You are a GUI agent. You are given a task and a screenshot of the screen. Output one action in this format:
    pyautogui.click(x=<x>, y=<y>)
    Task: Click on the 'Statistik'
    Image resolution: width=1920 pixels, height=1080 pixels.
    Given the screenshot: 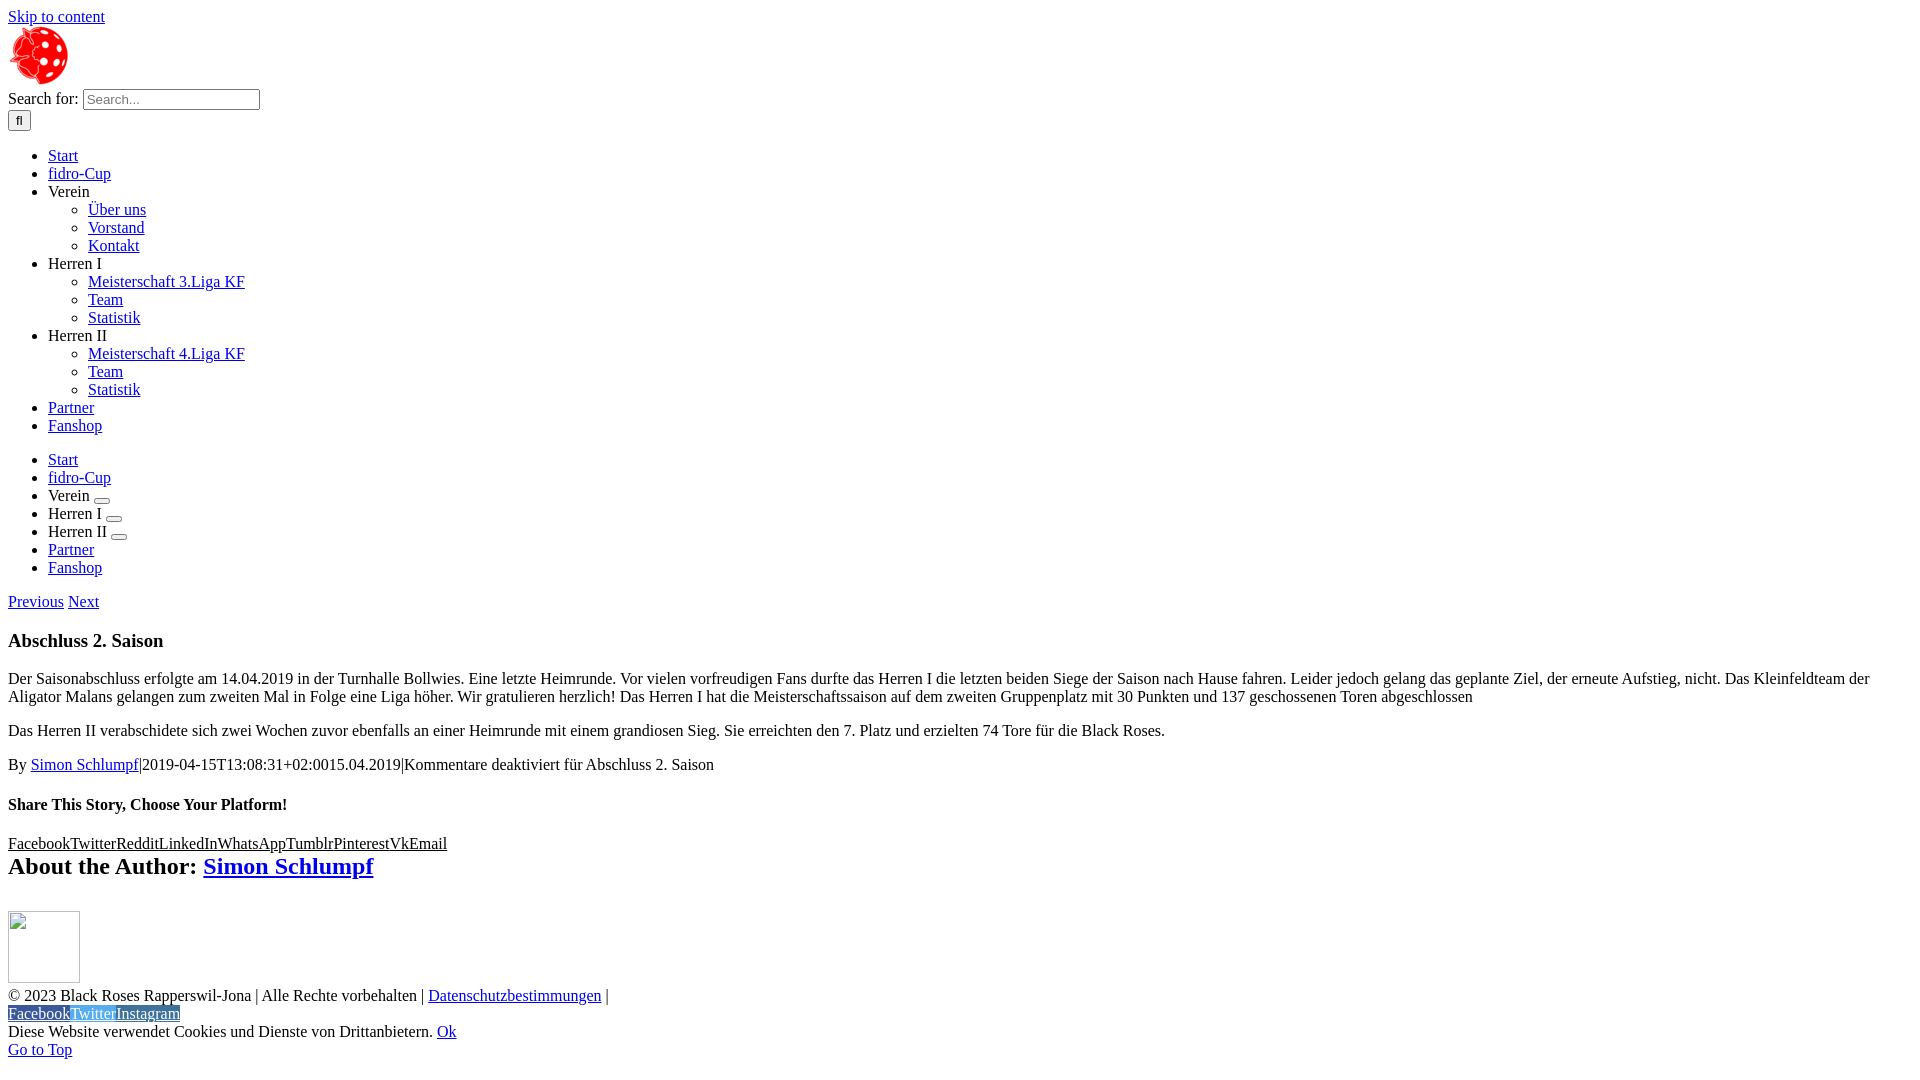 What is the action you would take?
    pyautogui.click(x=113, y=316)
    